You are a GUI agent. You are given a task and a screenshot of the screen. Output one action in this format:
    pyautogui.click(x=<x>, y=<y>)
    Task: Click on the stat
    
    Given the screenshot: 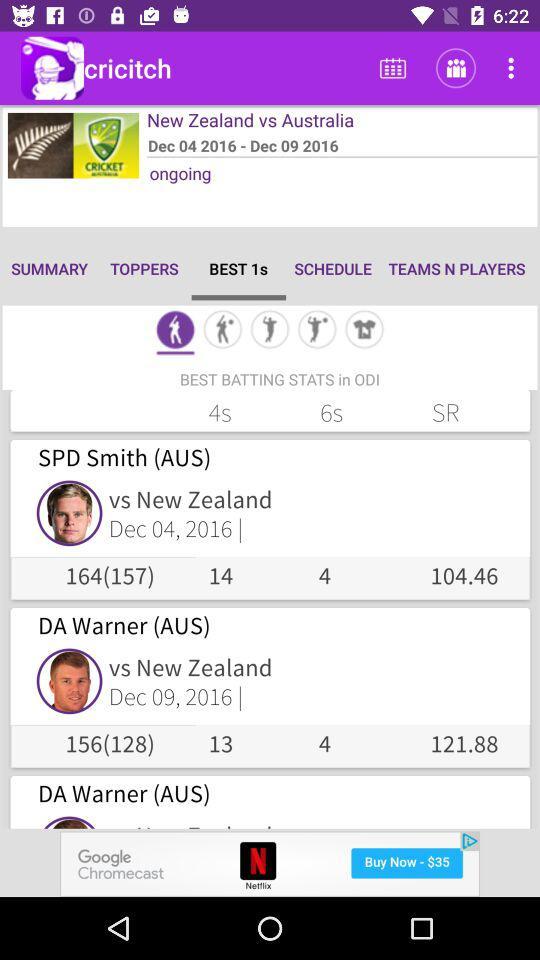 What is the action you would take?
    pyautogui.click(x=175, y=331)
    